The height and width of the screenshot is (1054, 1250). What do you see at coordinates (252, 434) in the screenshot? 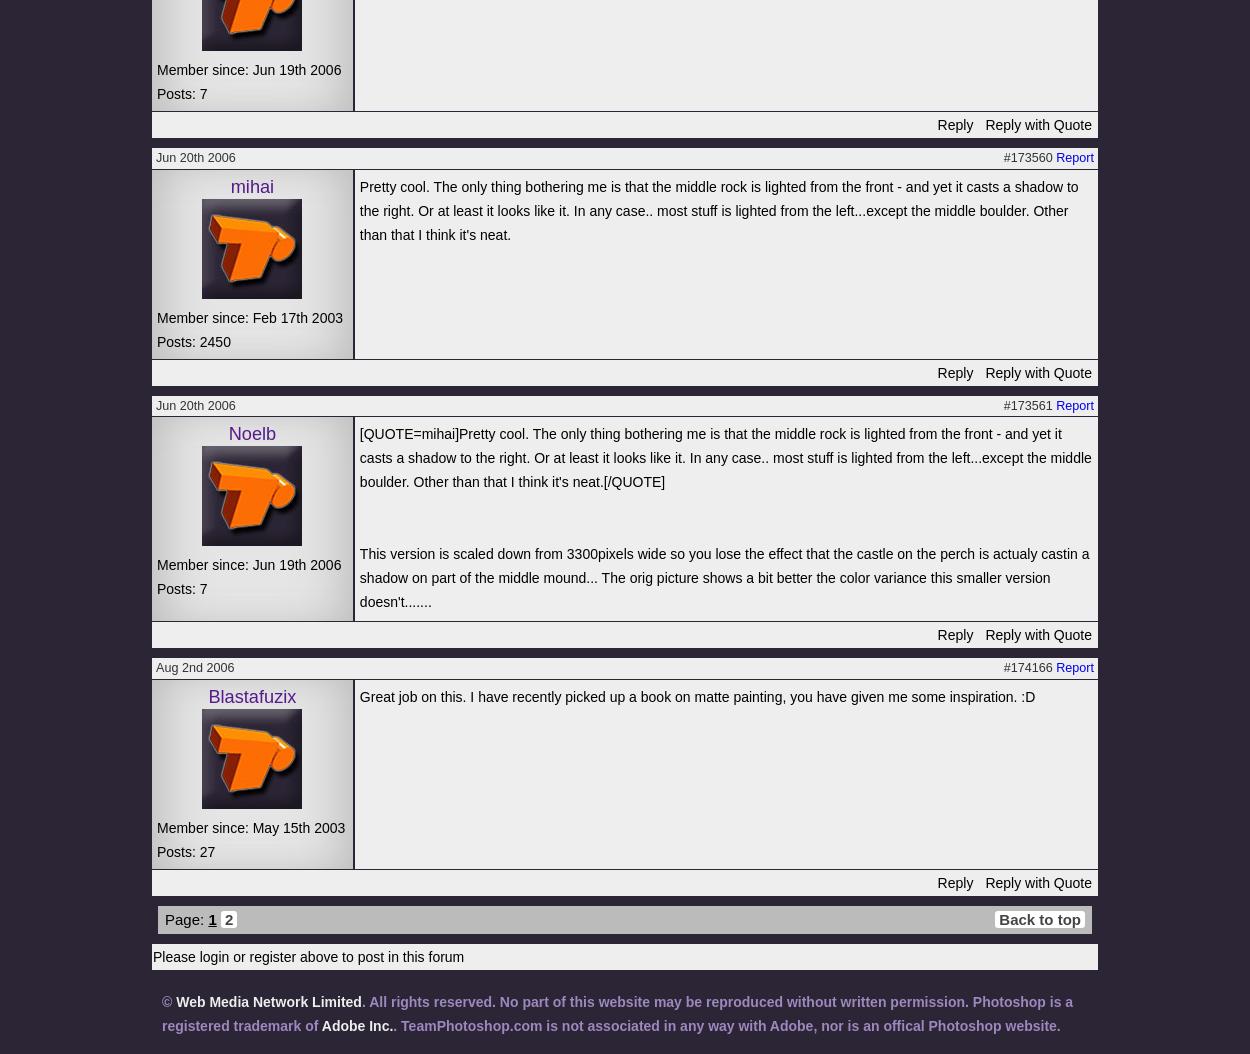
I see `'Noelb'` at bounding box center [252, 434].